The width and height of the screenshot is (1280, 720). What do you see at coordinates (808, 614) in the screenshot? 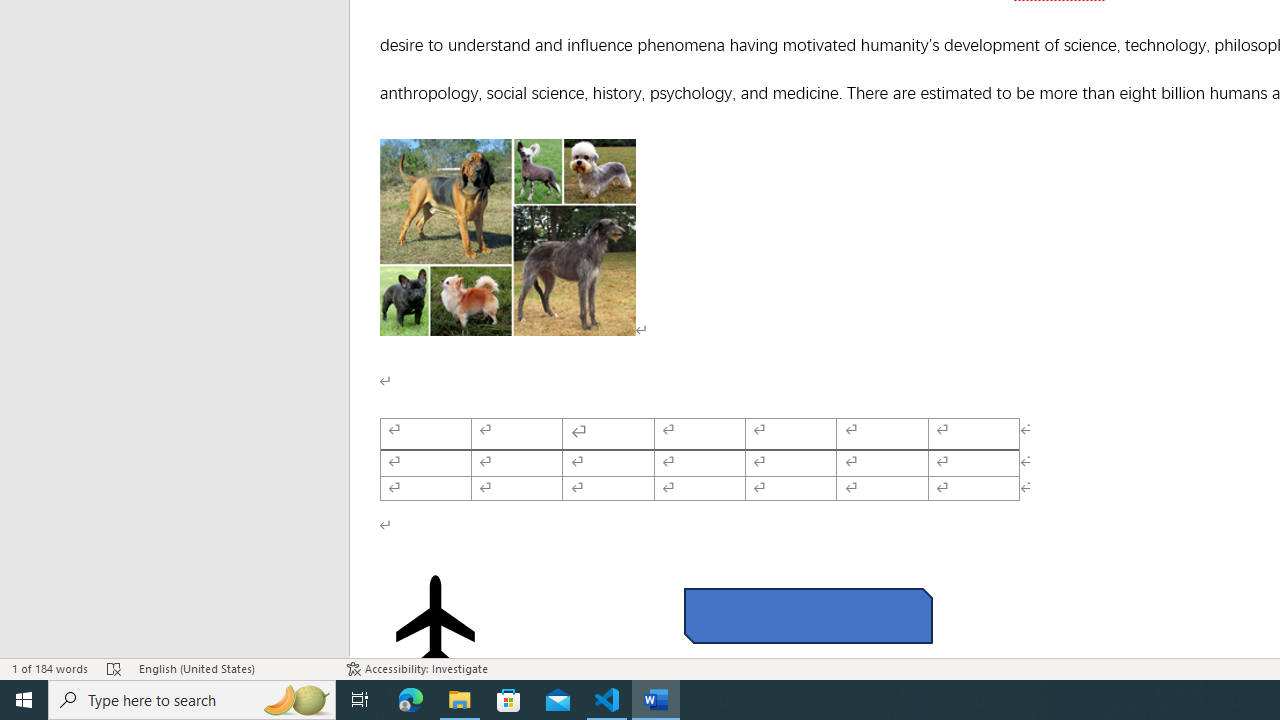
I see `'Rectangle: Diagonal Corners Snipped 2'` at bounding box center [808, 614].